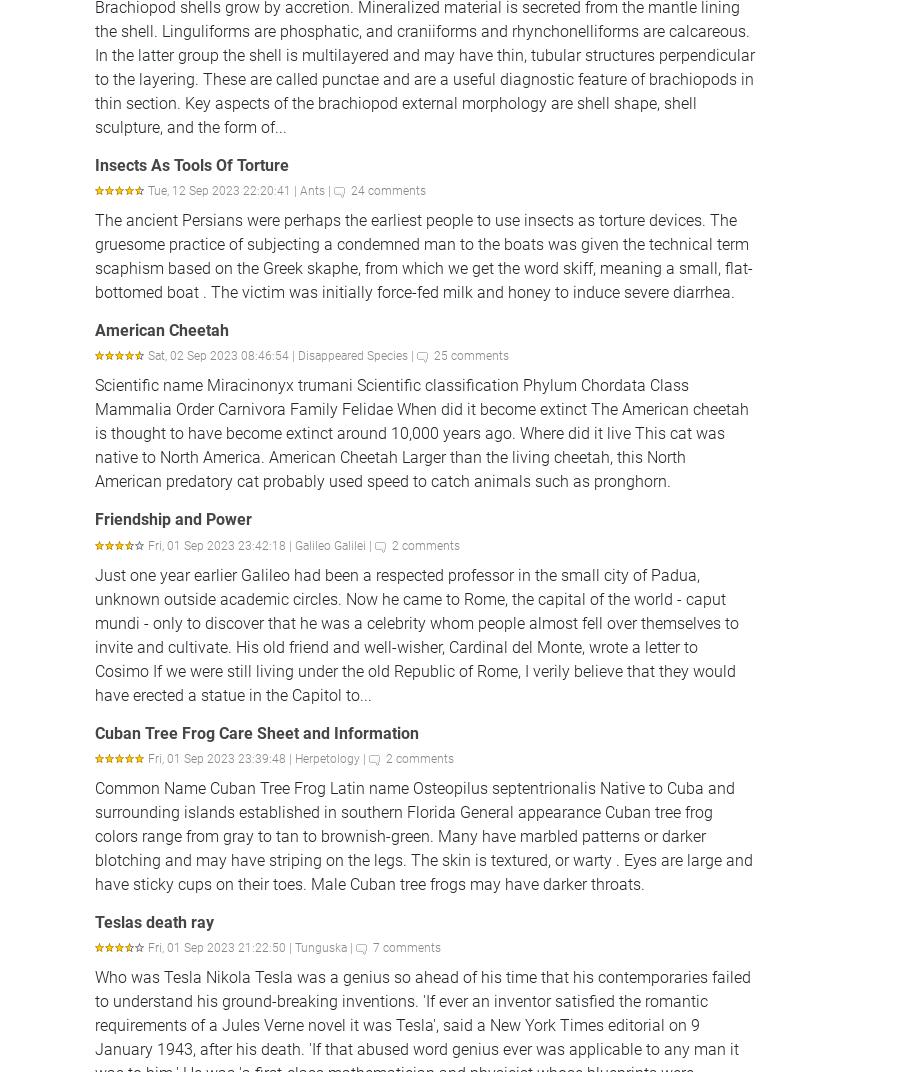 The image size is (904, 1072). What do you see at coordinates (423, 256) in the screenshot?
I see `'The ancient Persians were perhaps the earliest people to use insects as torture devices. The gruesome practice of subjecting a condemned man to the boats was given the technical term scaphism based on the Greek skaphe, from which we get the word skiff, meaning a small, flat-bottomed boat . The victim was initially force-fed milk and honey to induce severe diarrhea.'` at bounding box center [423, 256].